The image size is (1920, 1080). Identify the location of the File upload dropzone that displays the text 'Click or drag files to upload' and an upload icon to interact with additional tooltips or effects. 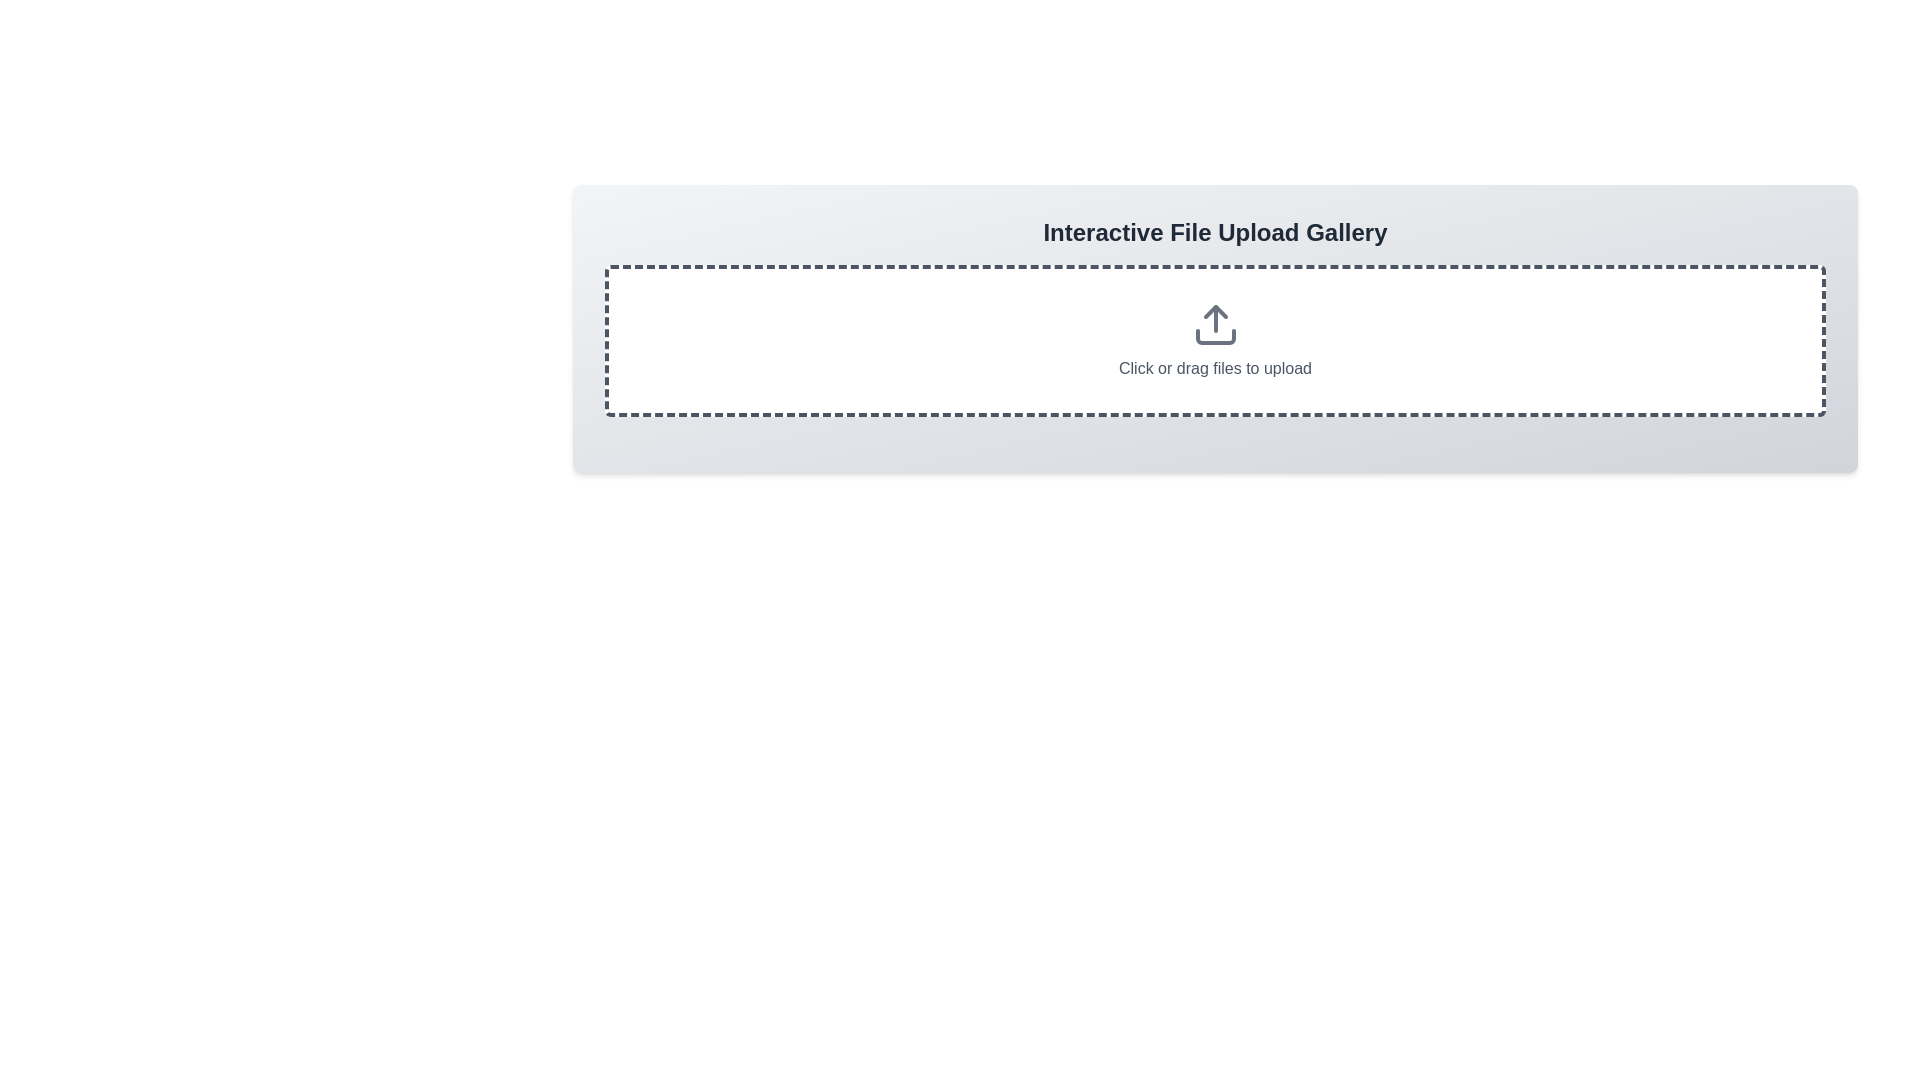
(1214, 339).